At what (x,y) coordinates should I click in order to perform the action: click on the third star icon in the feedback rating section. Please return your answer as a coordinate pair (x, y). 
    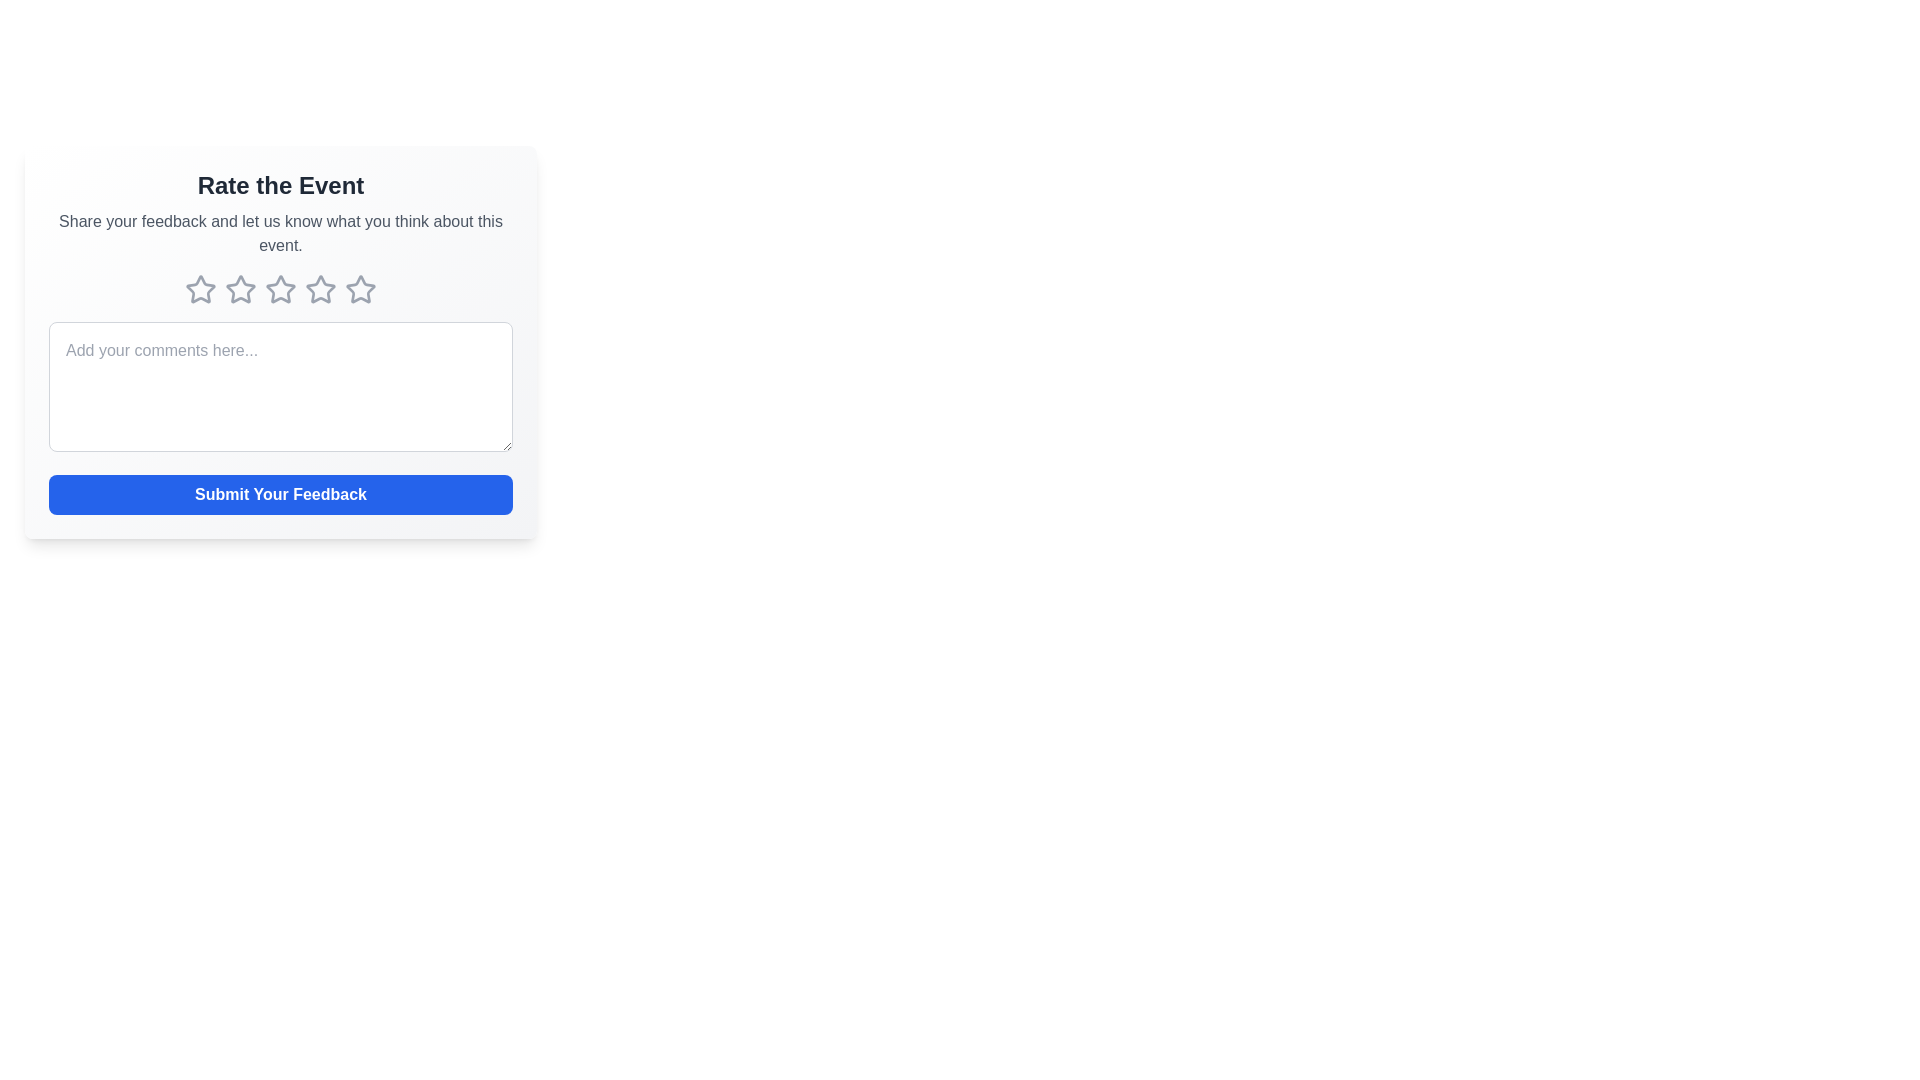
    Looking at the image, I should click on (280, 289).